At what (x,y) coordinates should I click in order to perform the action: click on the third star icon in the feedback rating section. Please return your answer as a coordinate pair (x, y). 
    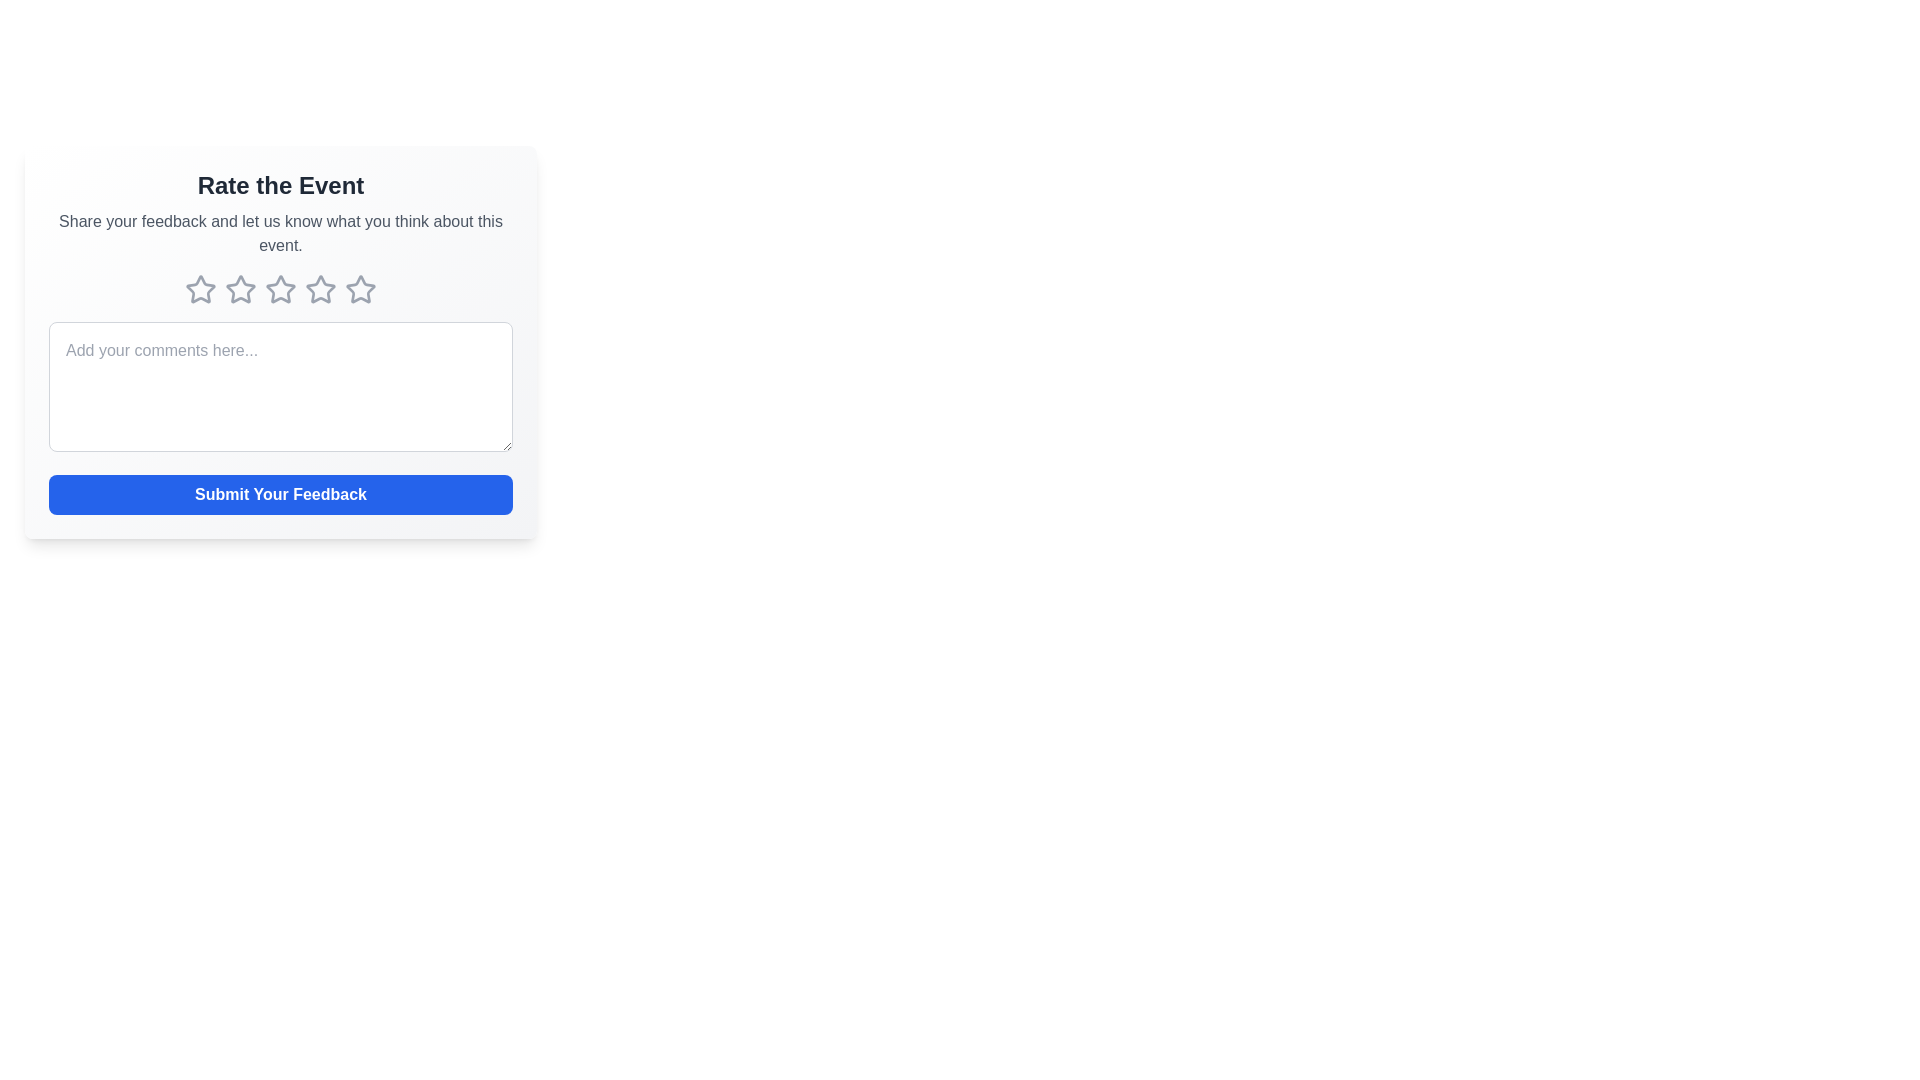
    Looking at the image, I should click on (280, 289).